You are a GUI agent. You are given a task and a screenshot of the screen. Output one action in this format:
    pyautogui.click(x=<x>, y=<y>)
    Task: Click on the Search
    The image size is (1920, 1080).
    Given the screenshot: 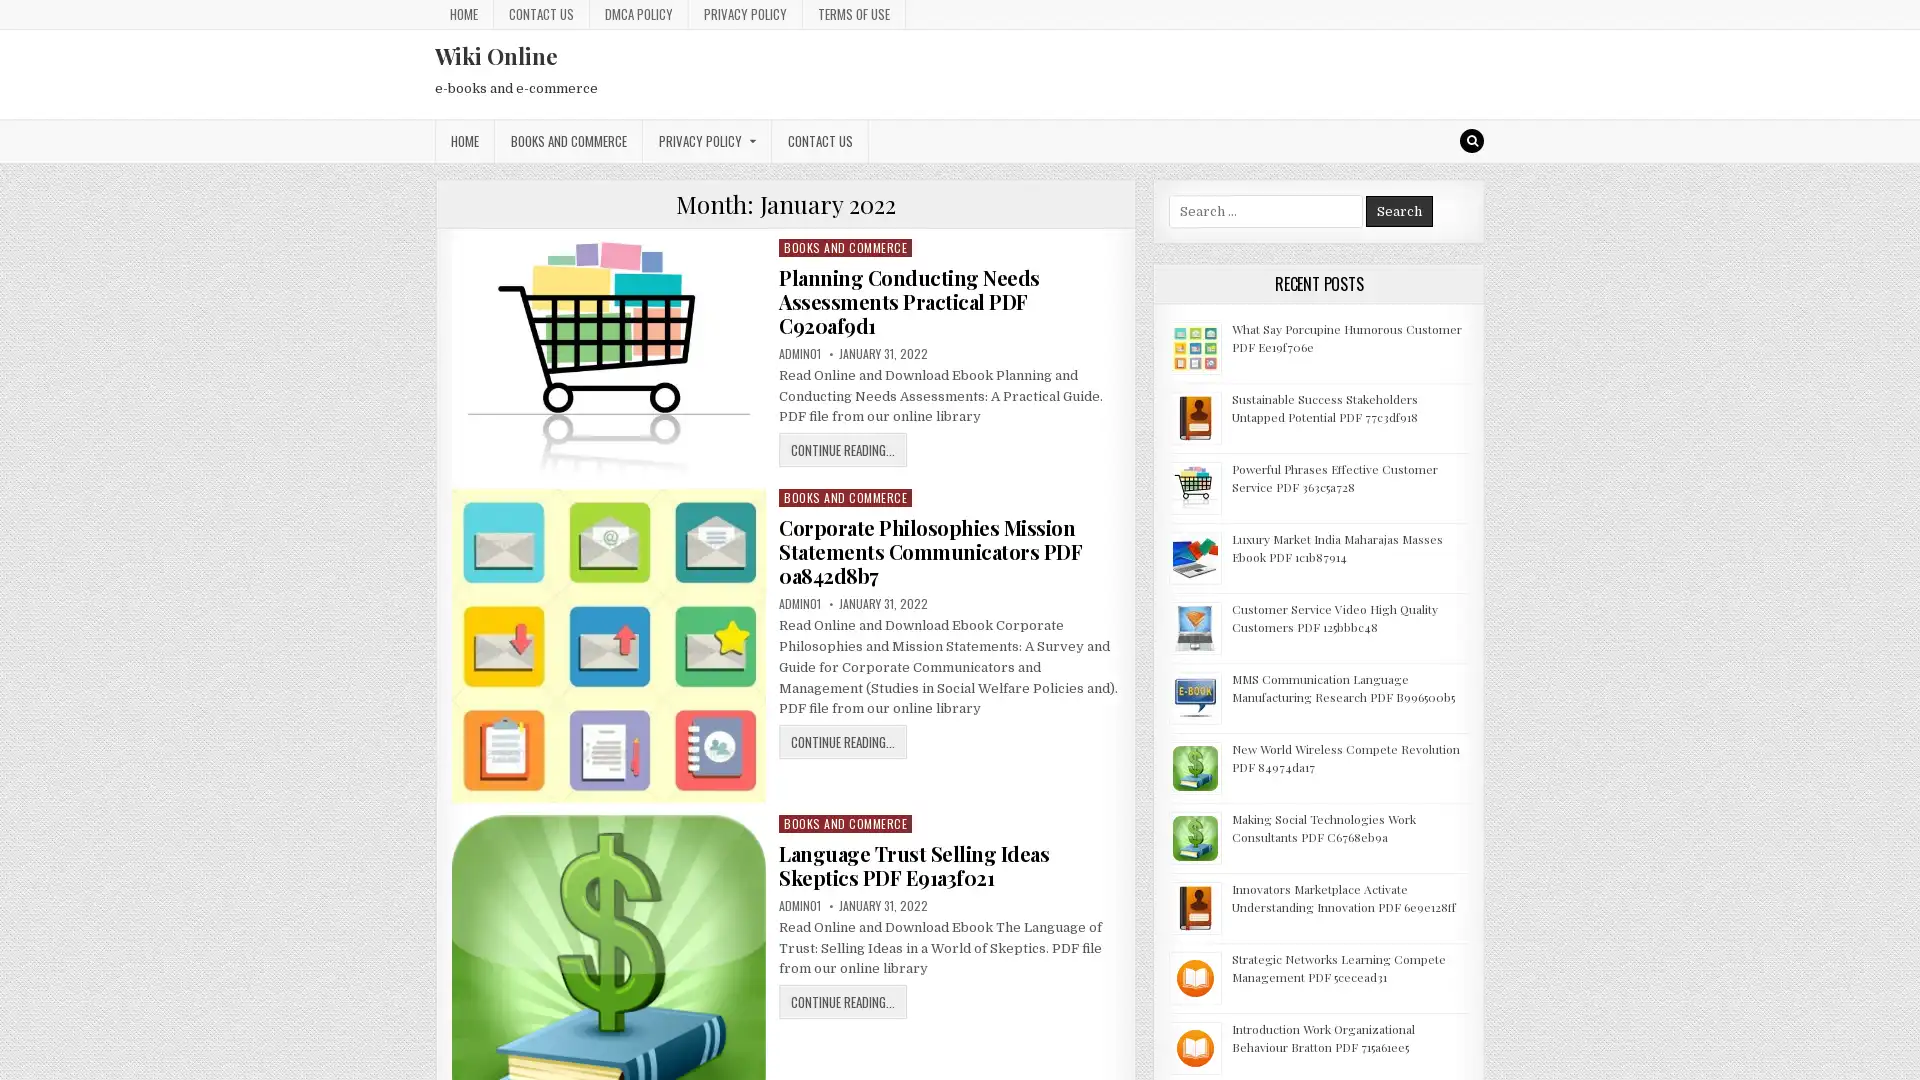 What is the action you would take?
    pyautogui.click(x=1398, y=211)
    